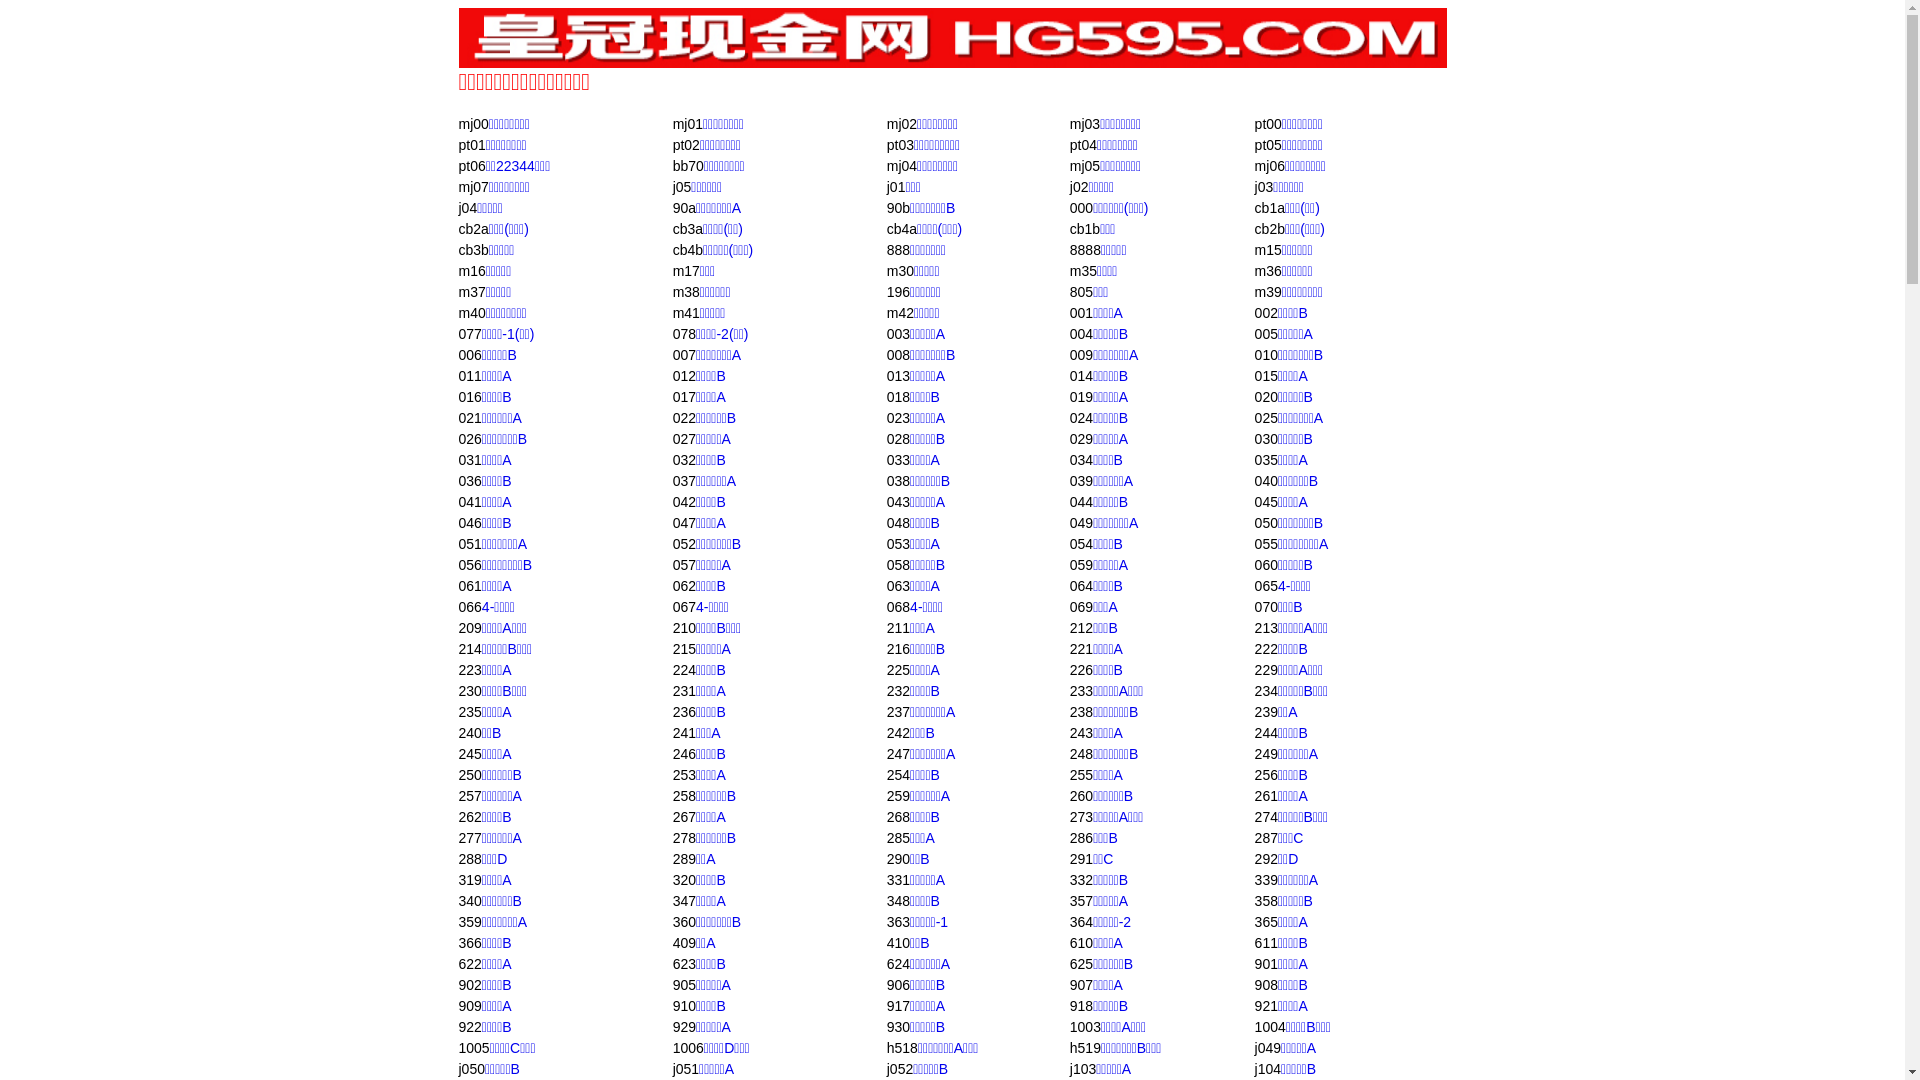 This screenshot has width=1920, height=1080. What do you see at coordinates (468, 353) in the screenshot?
I see `'006'` at bounding box center [468, 353].